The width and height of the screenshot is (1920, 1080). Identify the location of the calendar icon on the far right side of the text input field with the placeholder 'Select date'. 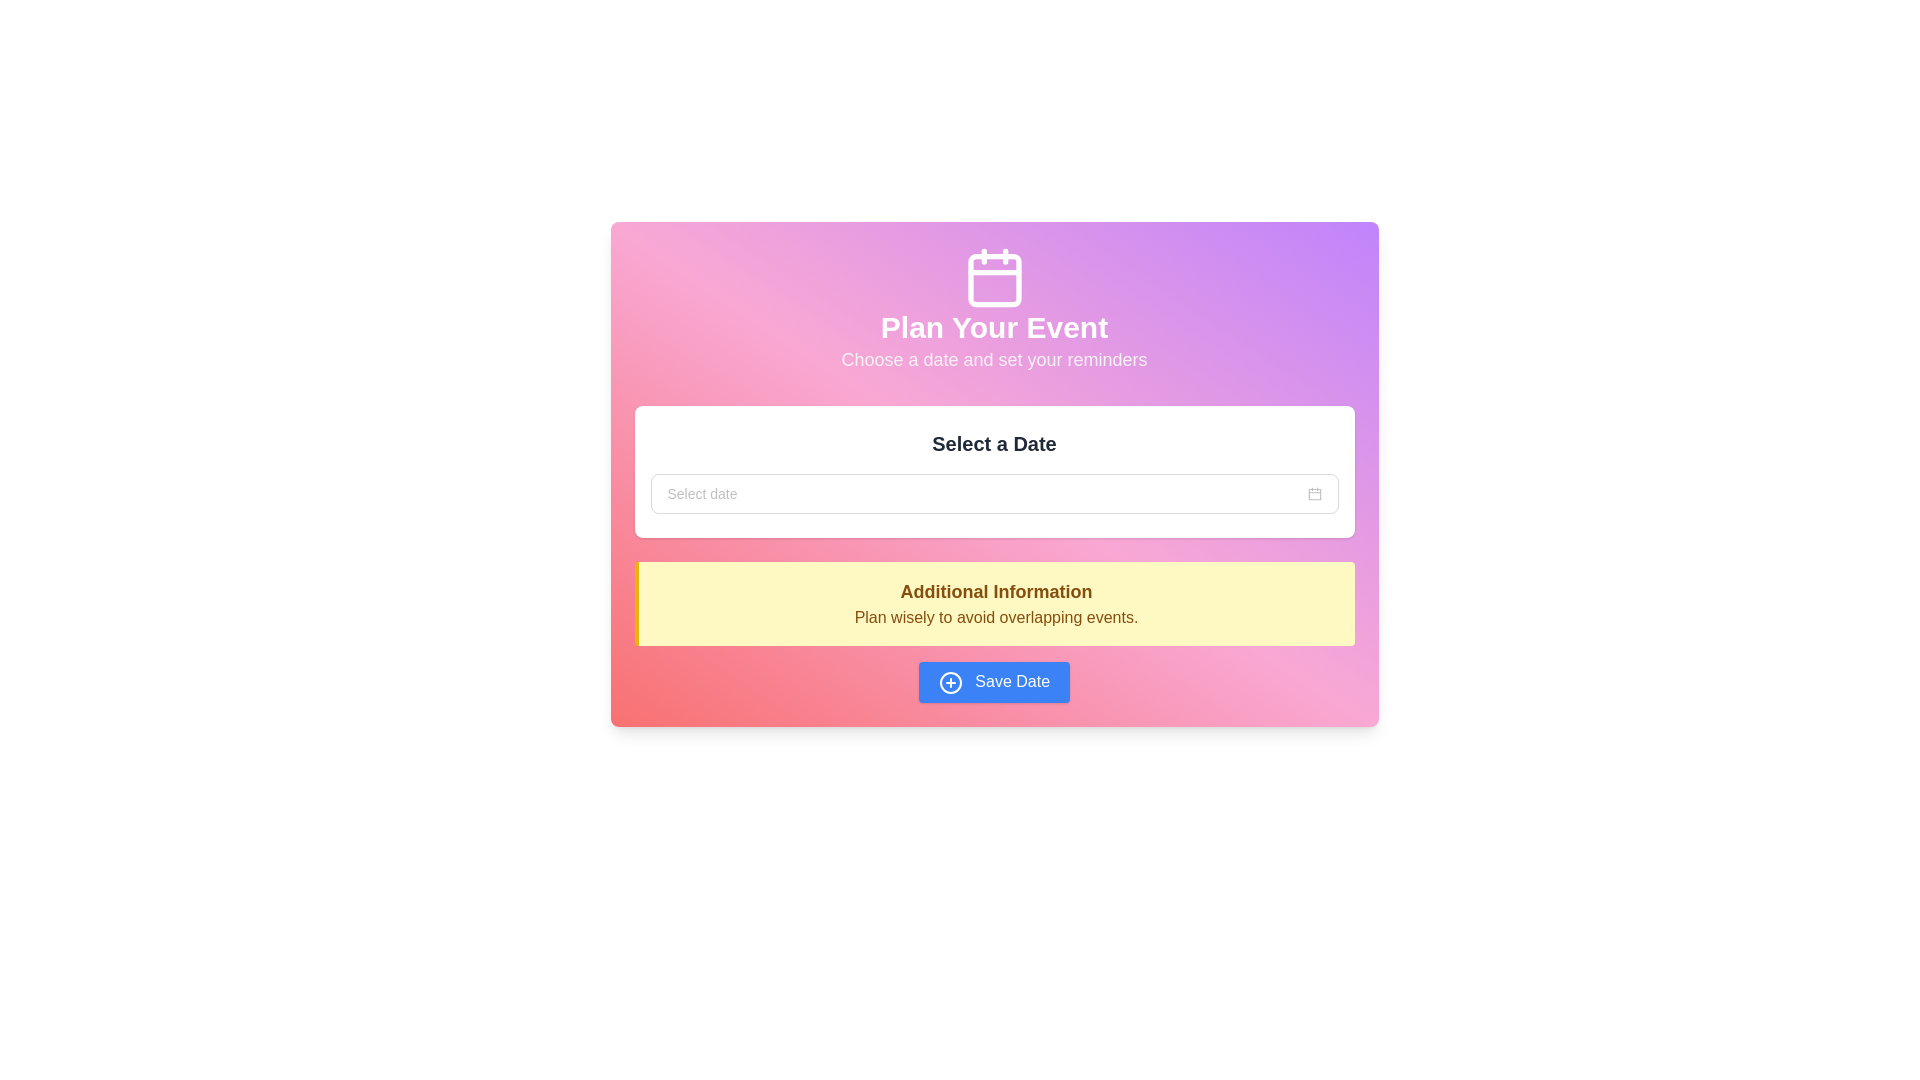
(1314, 493).